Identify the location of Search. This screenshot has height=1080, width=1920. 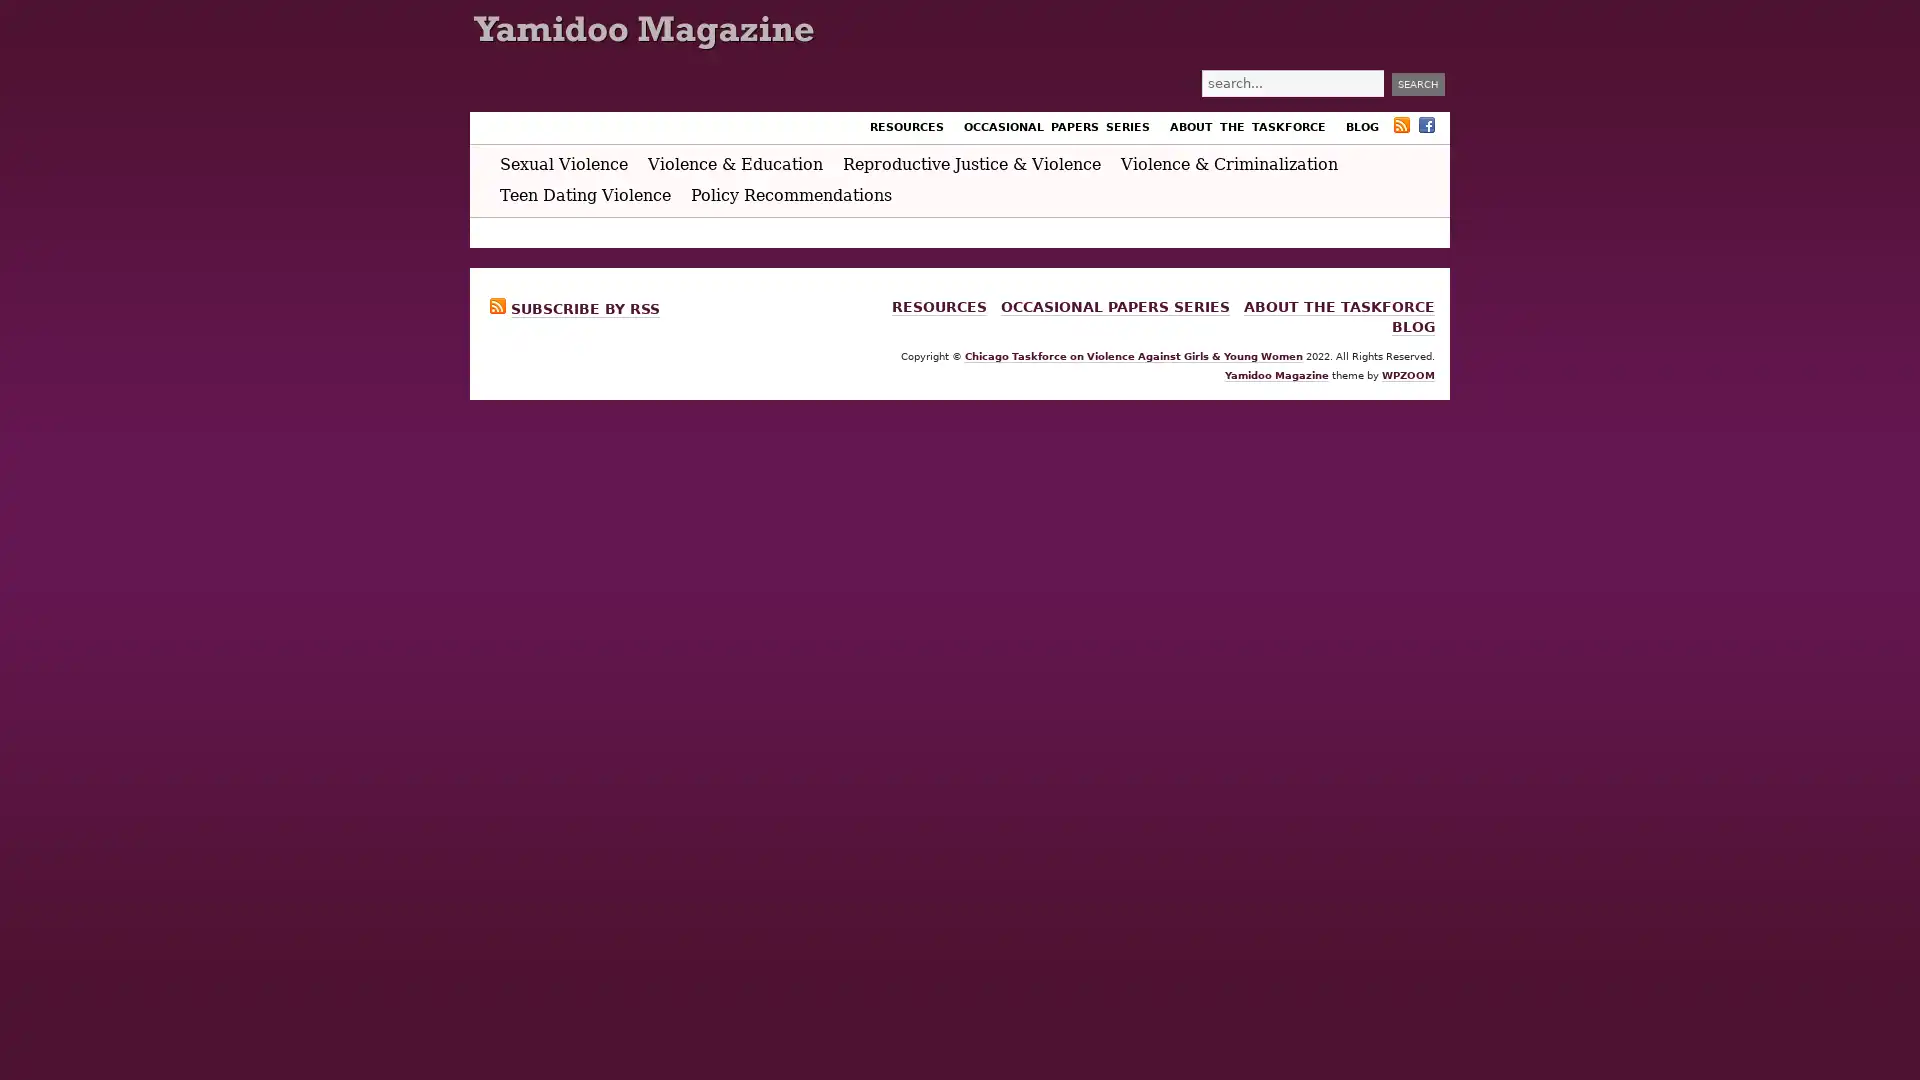
(1417, 83).